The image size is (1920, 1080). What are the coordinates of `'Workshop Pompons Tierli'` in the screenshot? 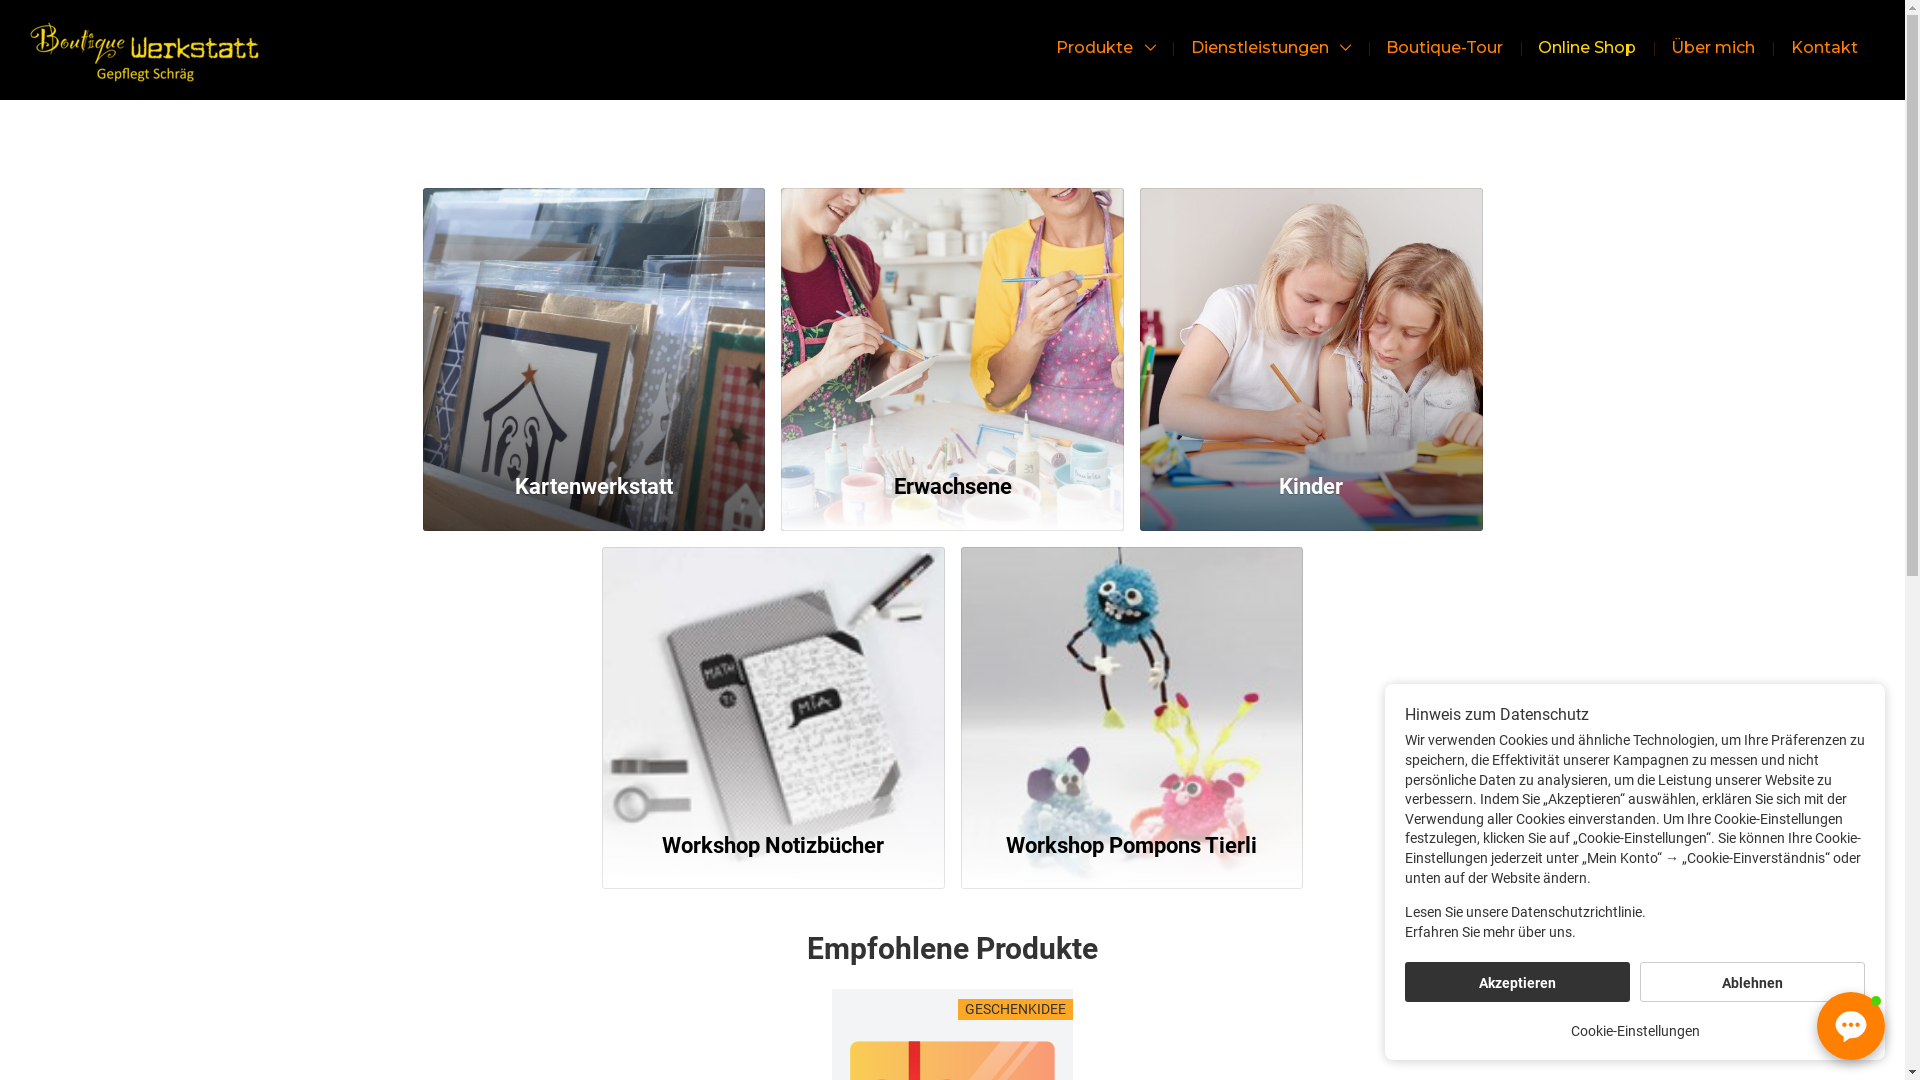 It's located at (1132, 677).